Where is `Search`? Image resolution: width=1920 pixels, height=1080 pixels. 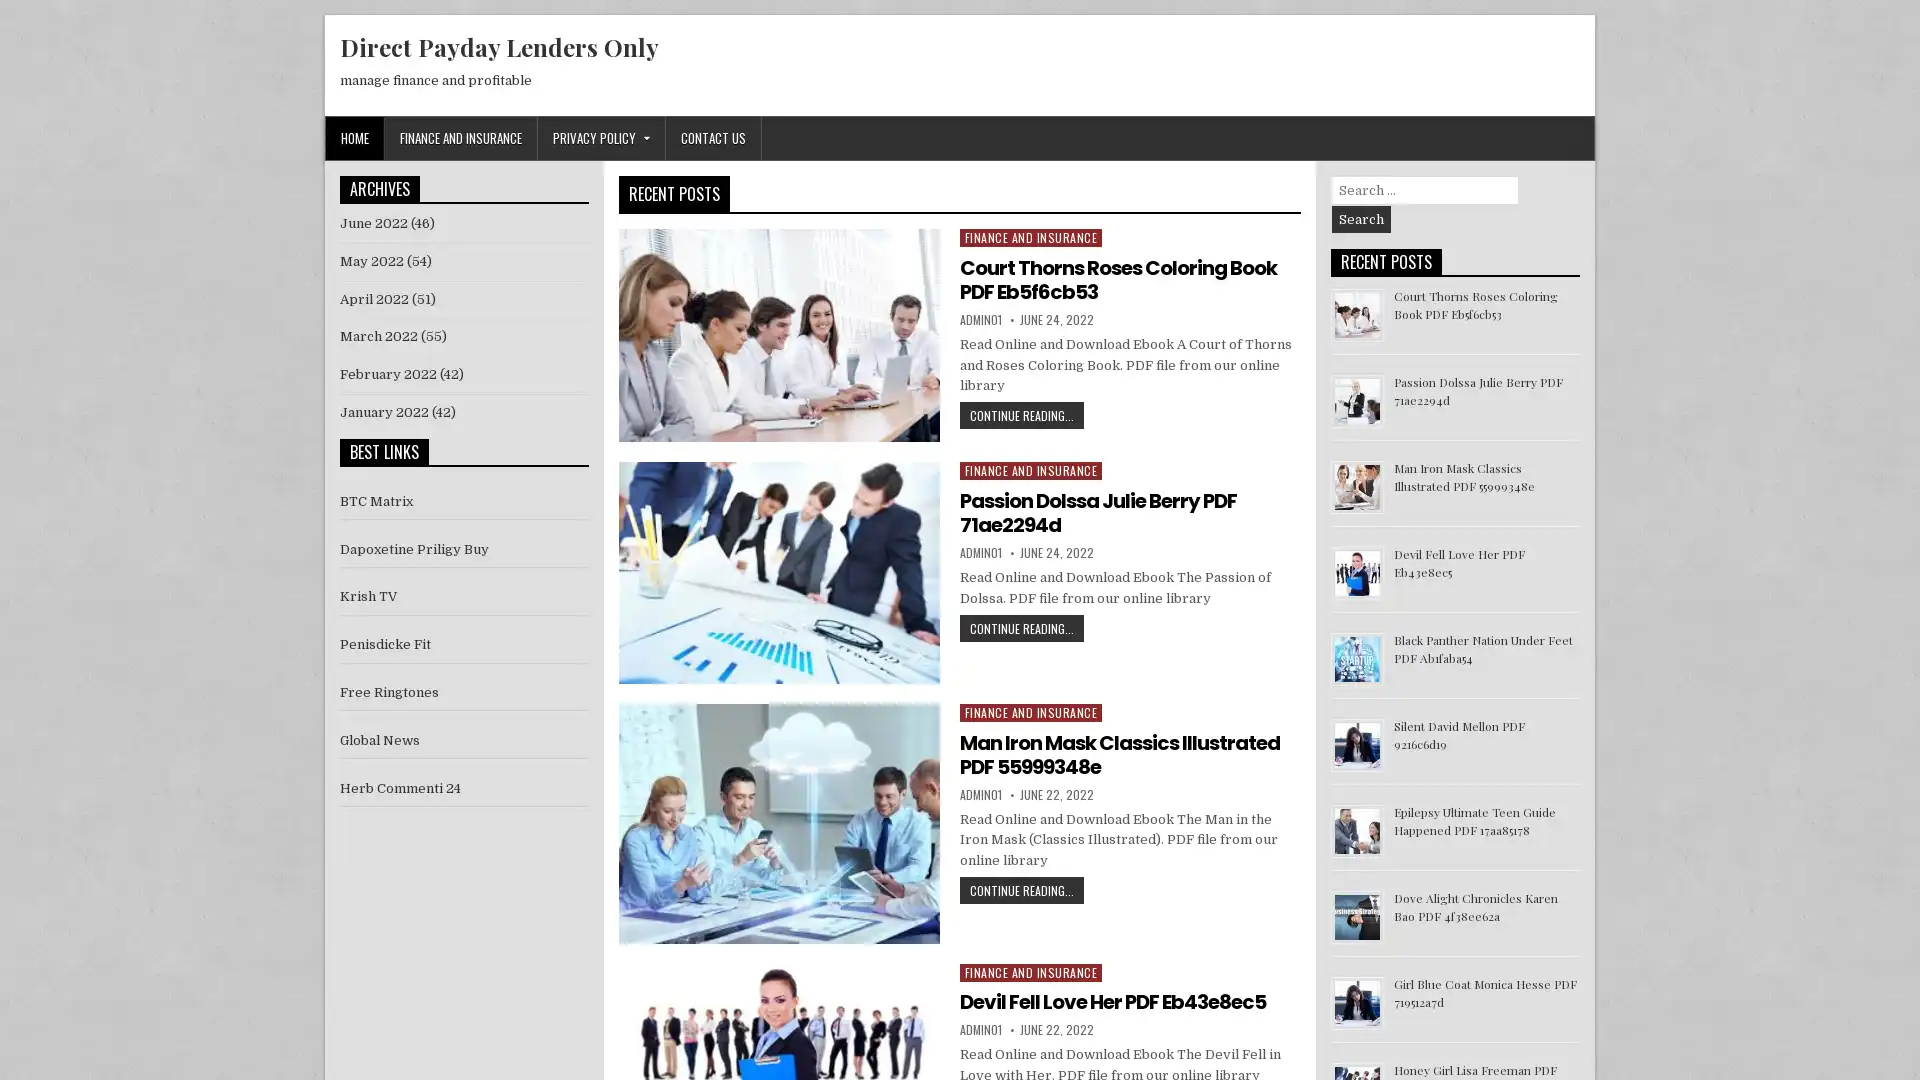 Search is located at coordinates (1360, 219).